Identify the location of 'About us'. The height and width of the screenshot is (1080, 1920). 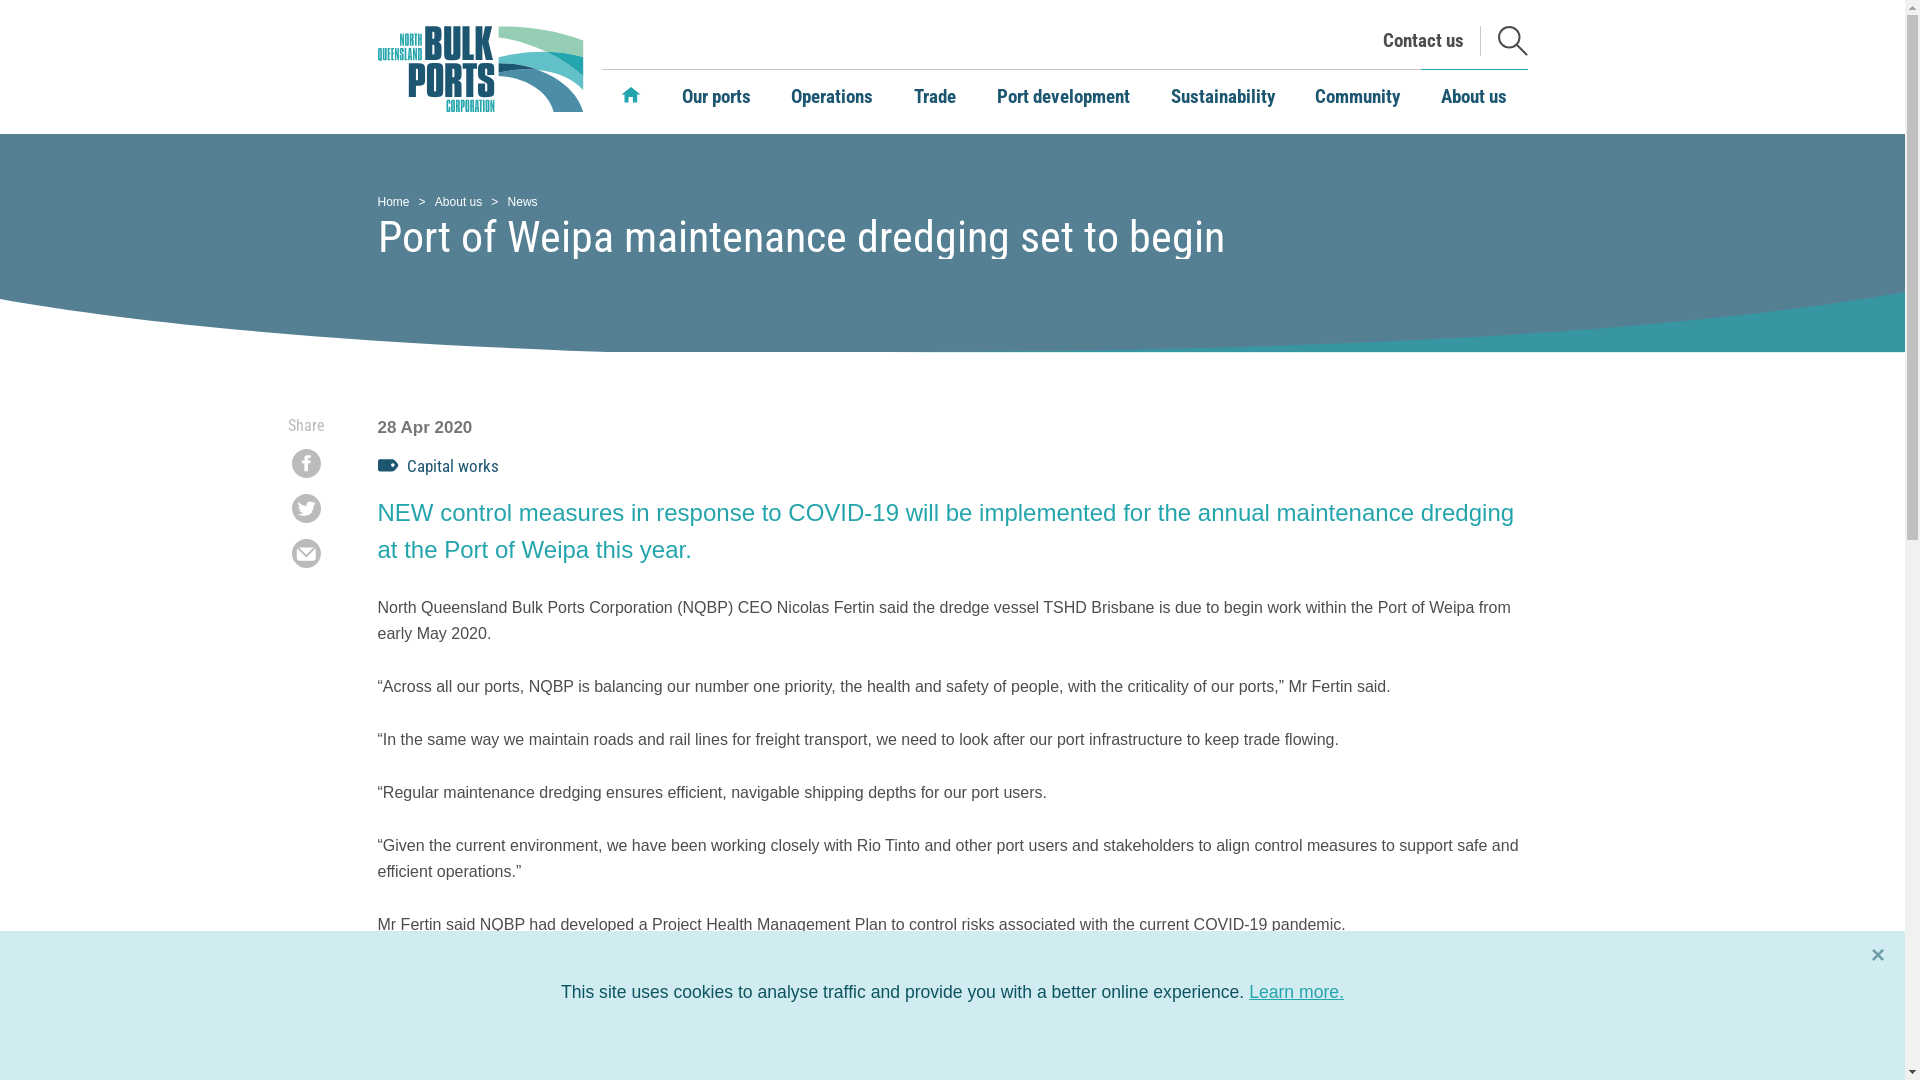
(457, 201).